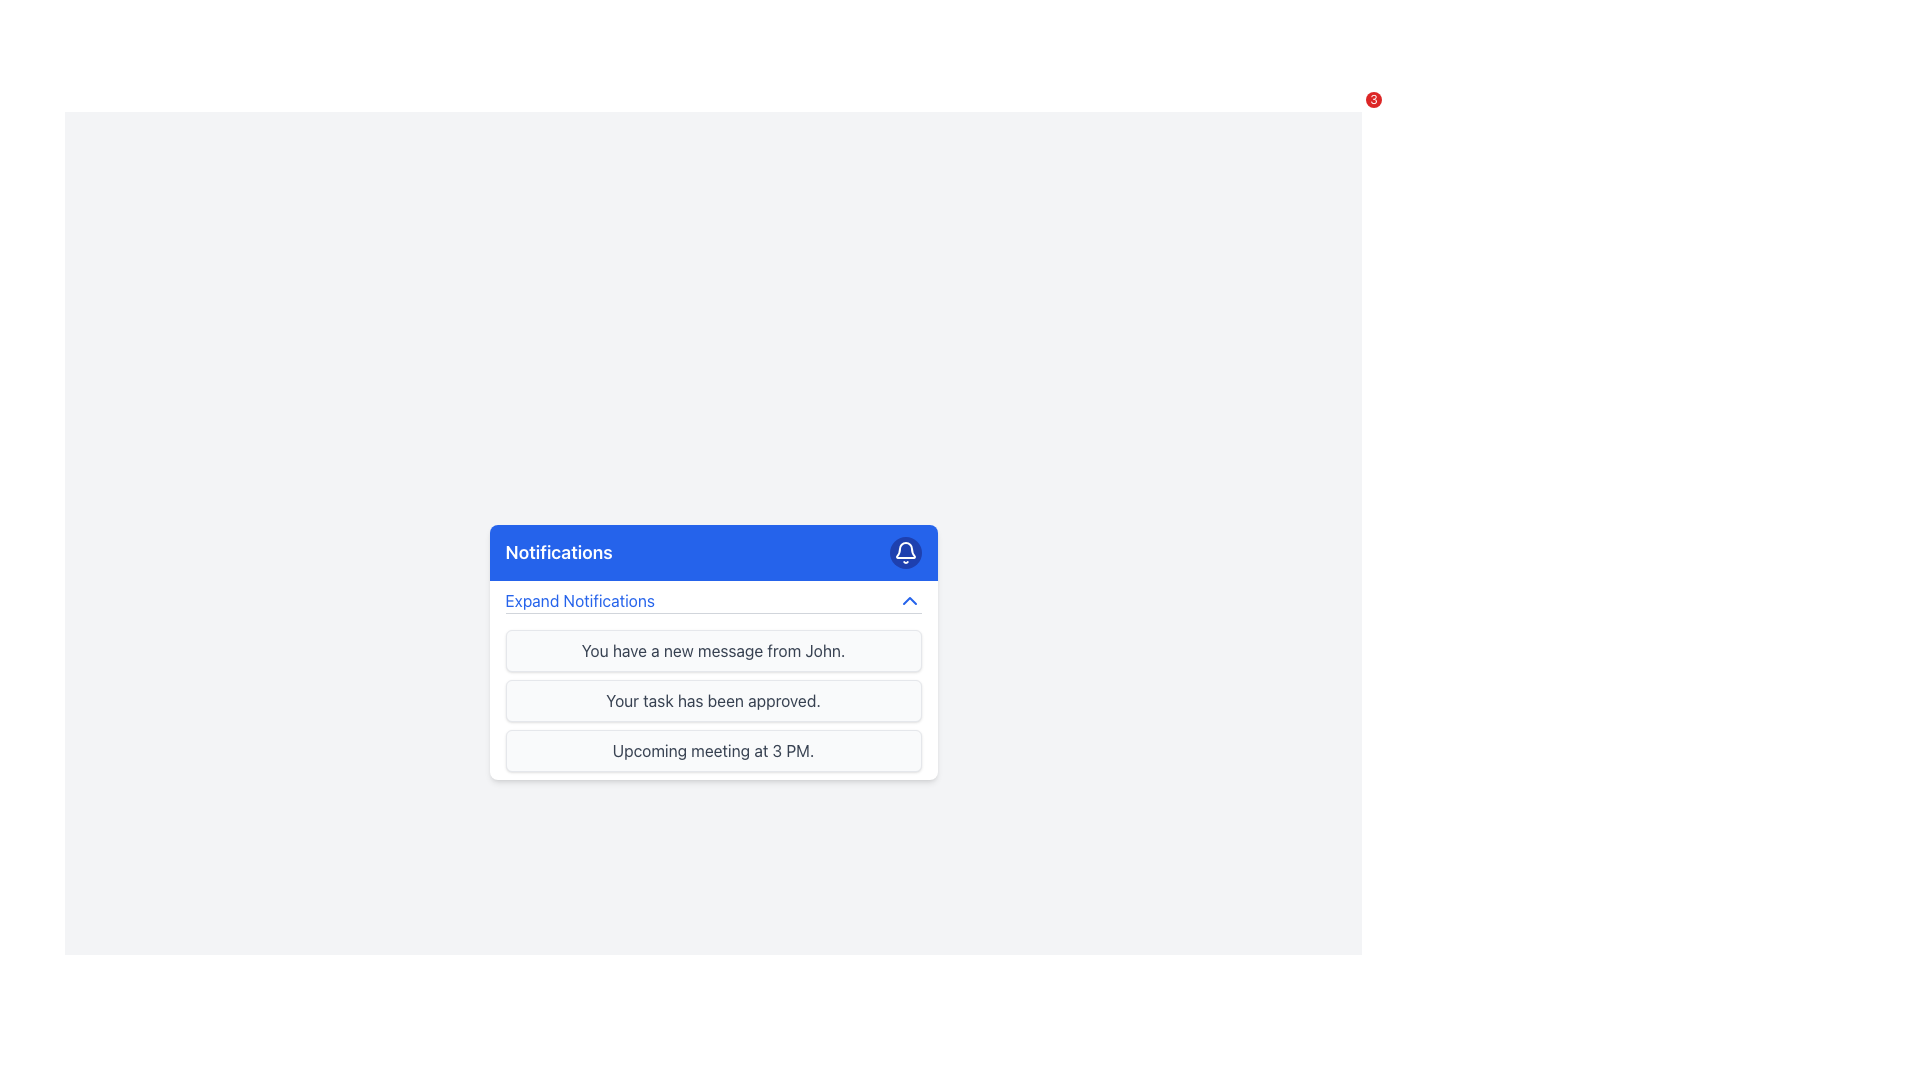 Image resolution: width=1920 pixels, height=1080 pixels. I want to click on the bell icon representing notifications, which is styled with a white outline and centrally placed inside a circular blue area at the top-right of the notification panel, so click(904, 552).